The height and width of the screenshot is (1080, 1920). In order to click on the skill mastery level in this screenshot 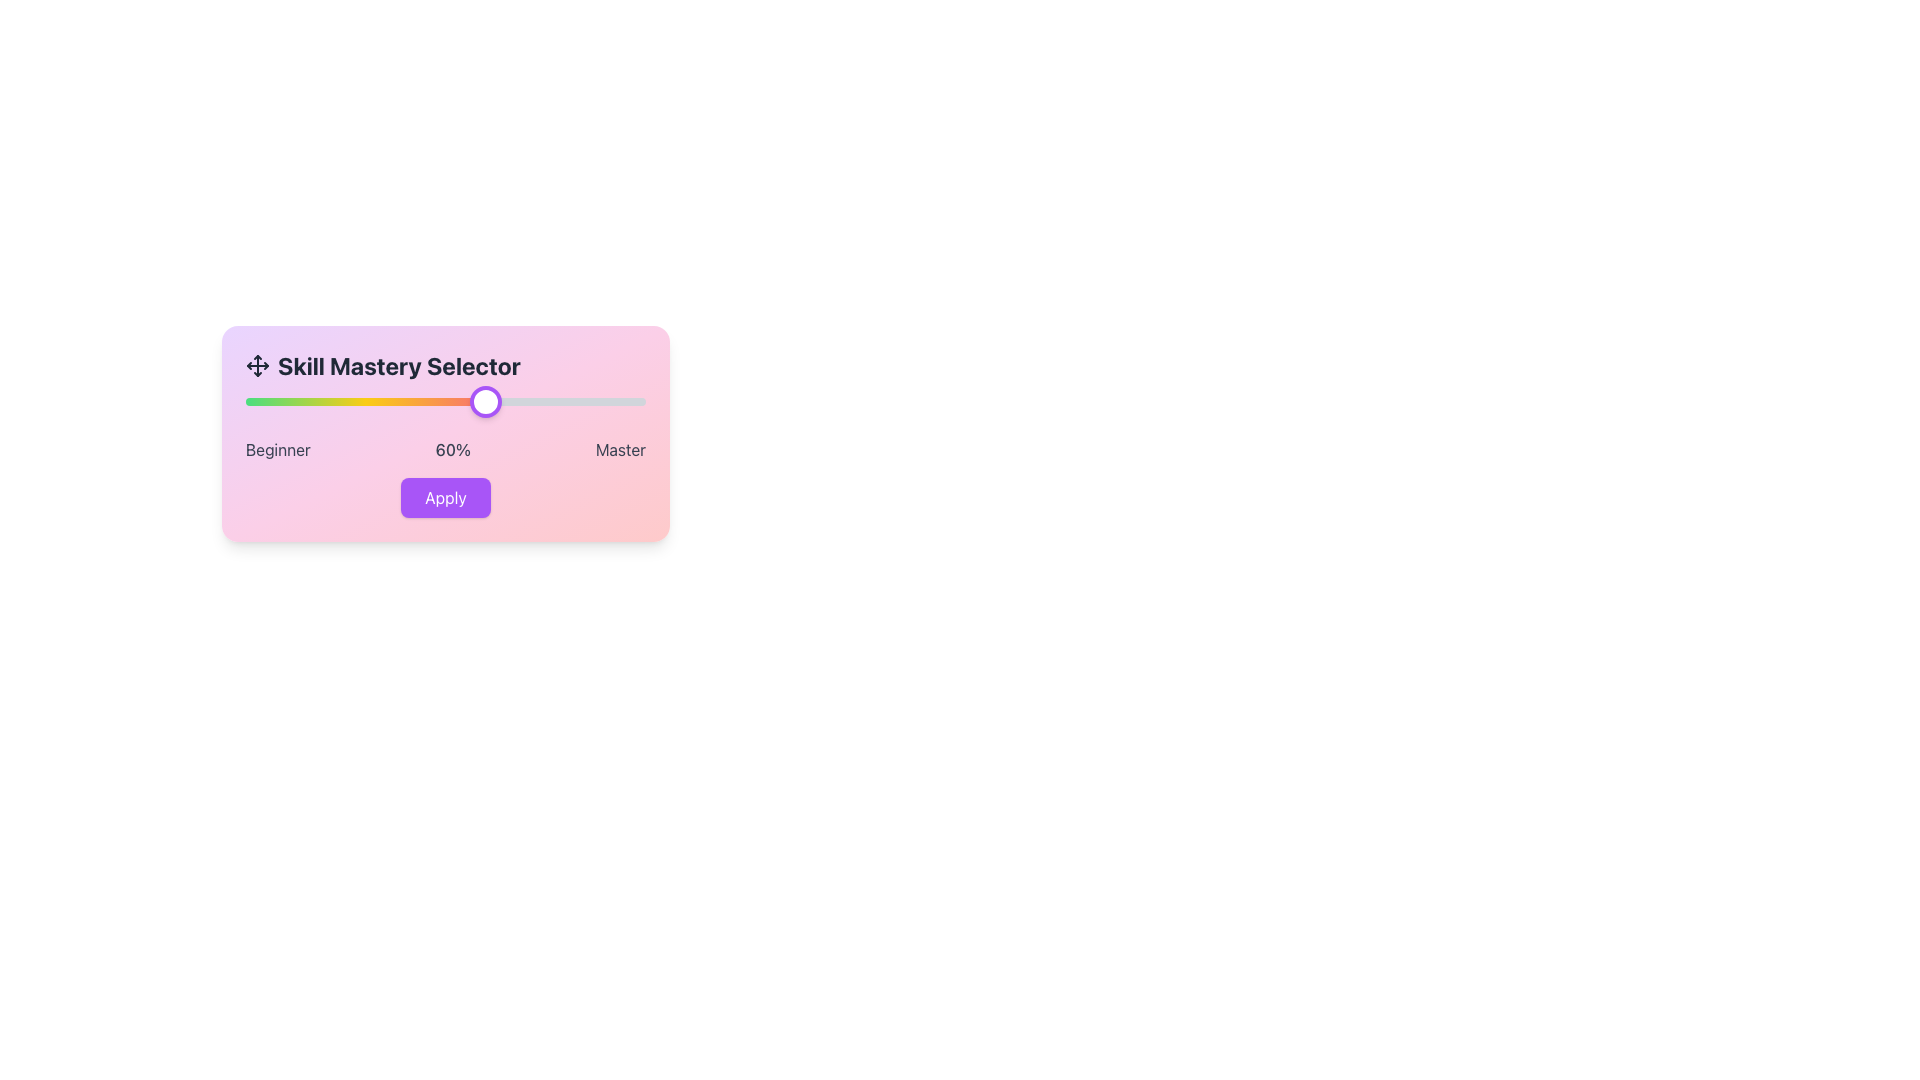, I will do `click(416, 401)`.